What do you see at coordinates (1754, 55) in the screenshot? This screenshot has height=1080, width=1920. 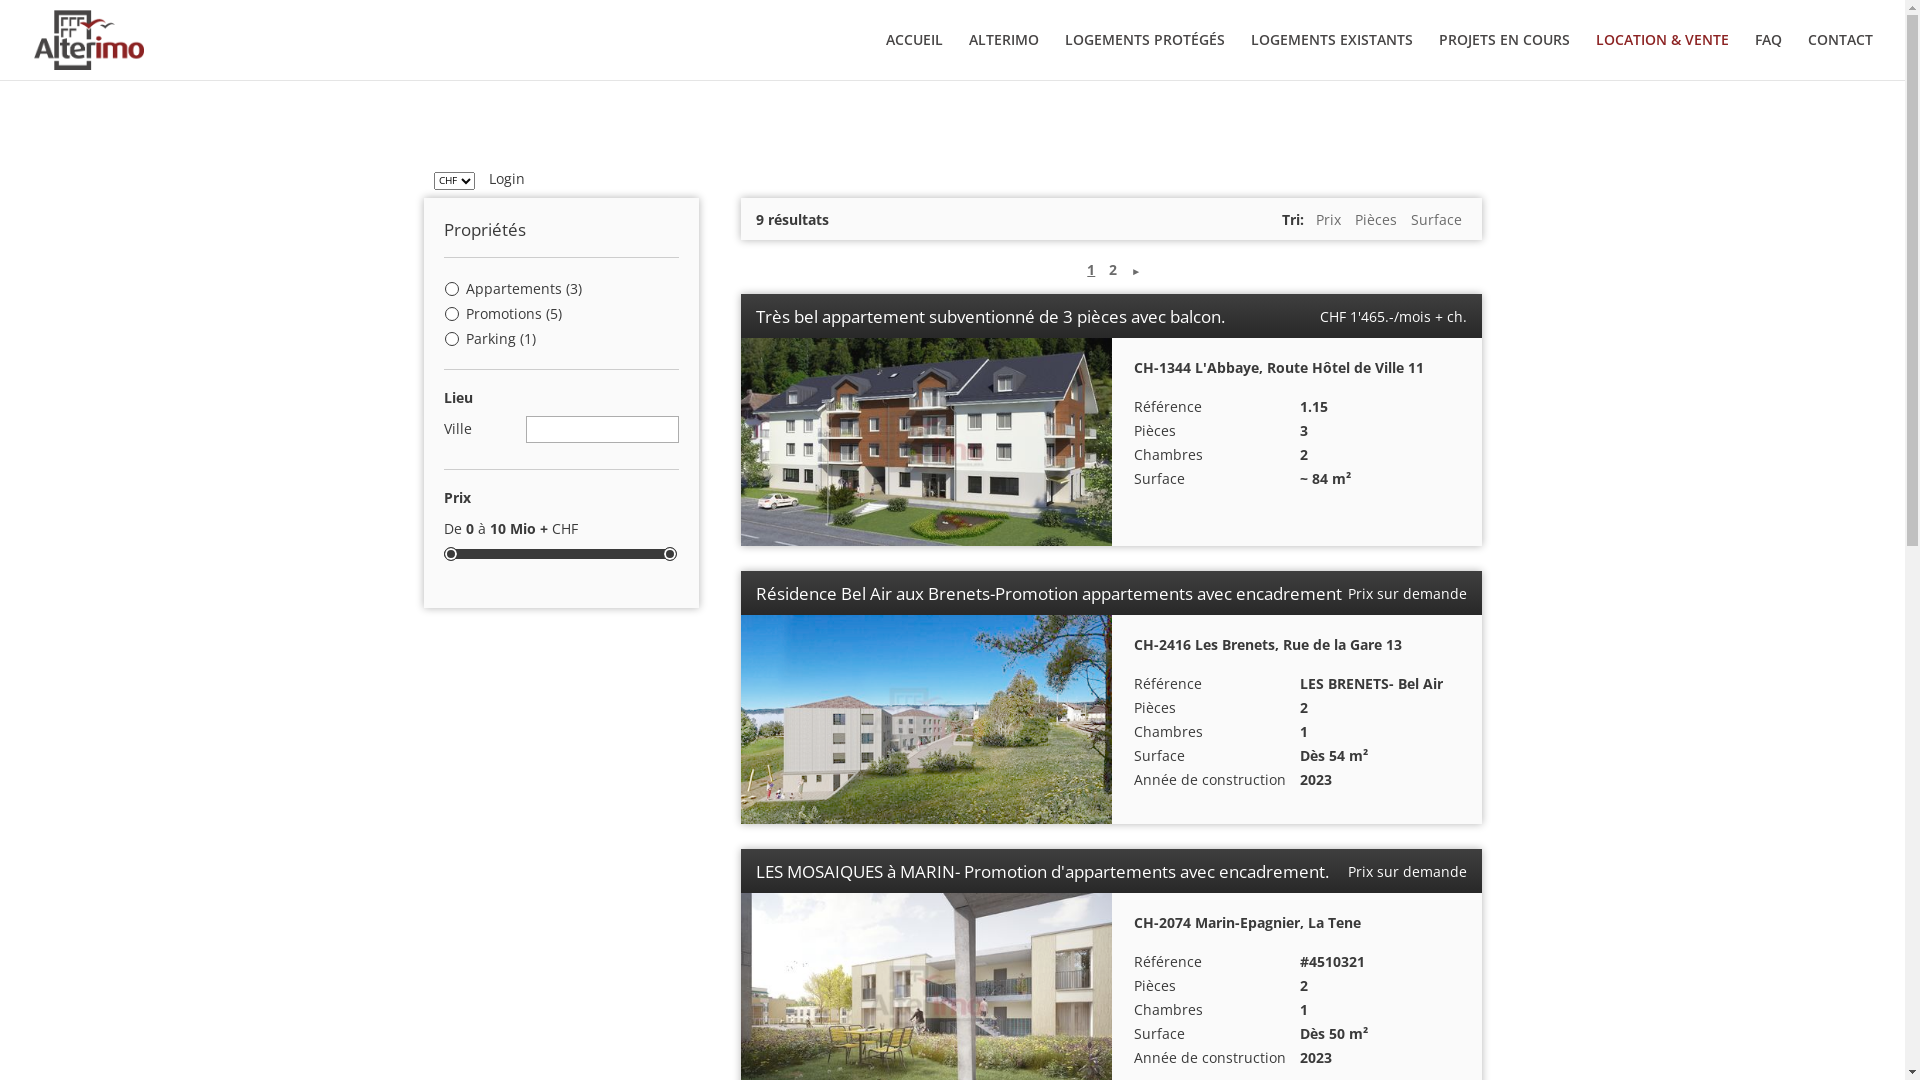 I see `'FAQ'` at bounding box center [1754, 55].